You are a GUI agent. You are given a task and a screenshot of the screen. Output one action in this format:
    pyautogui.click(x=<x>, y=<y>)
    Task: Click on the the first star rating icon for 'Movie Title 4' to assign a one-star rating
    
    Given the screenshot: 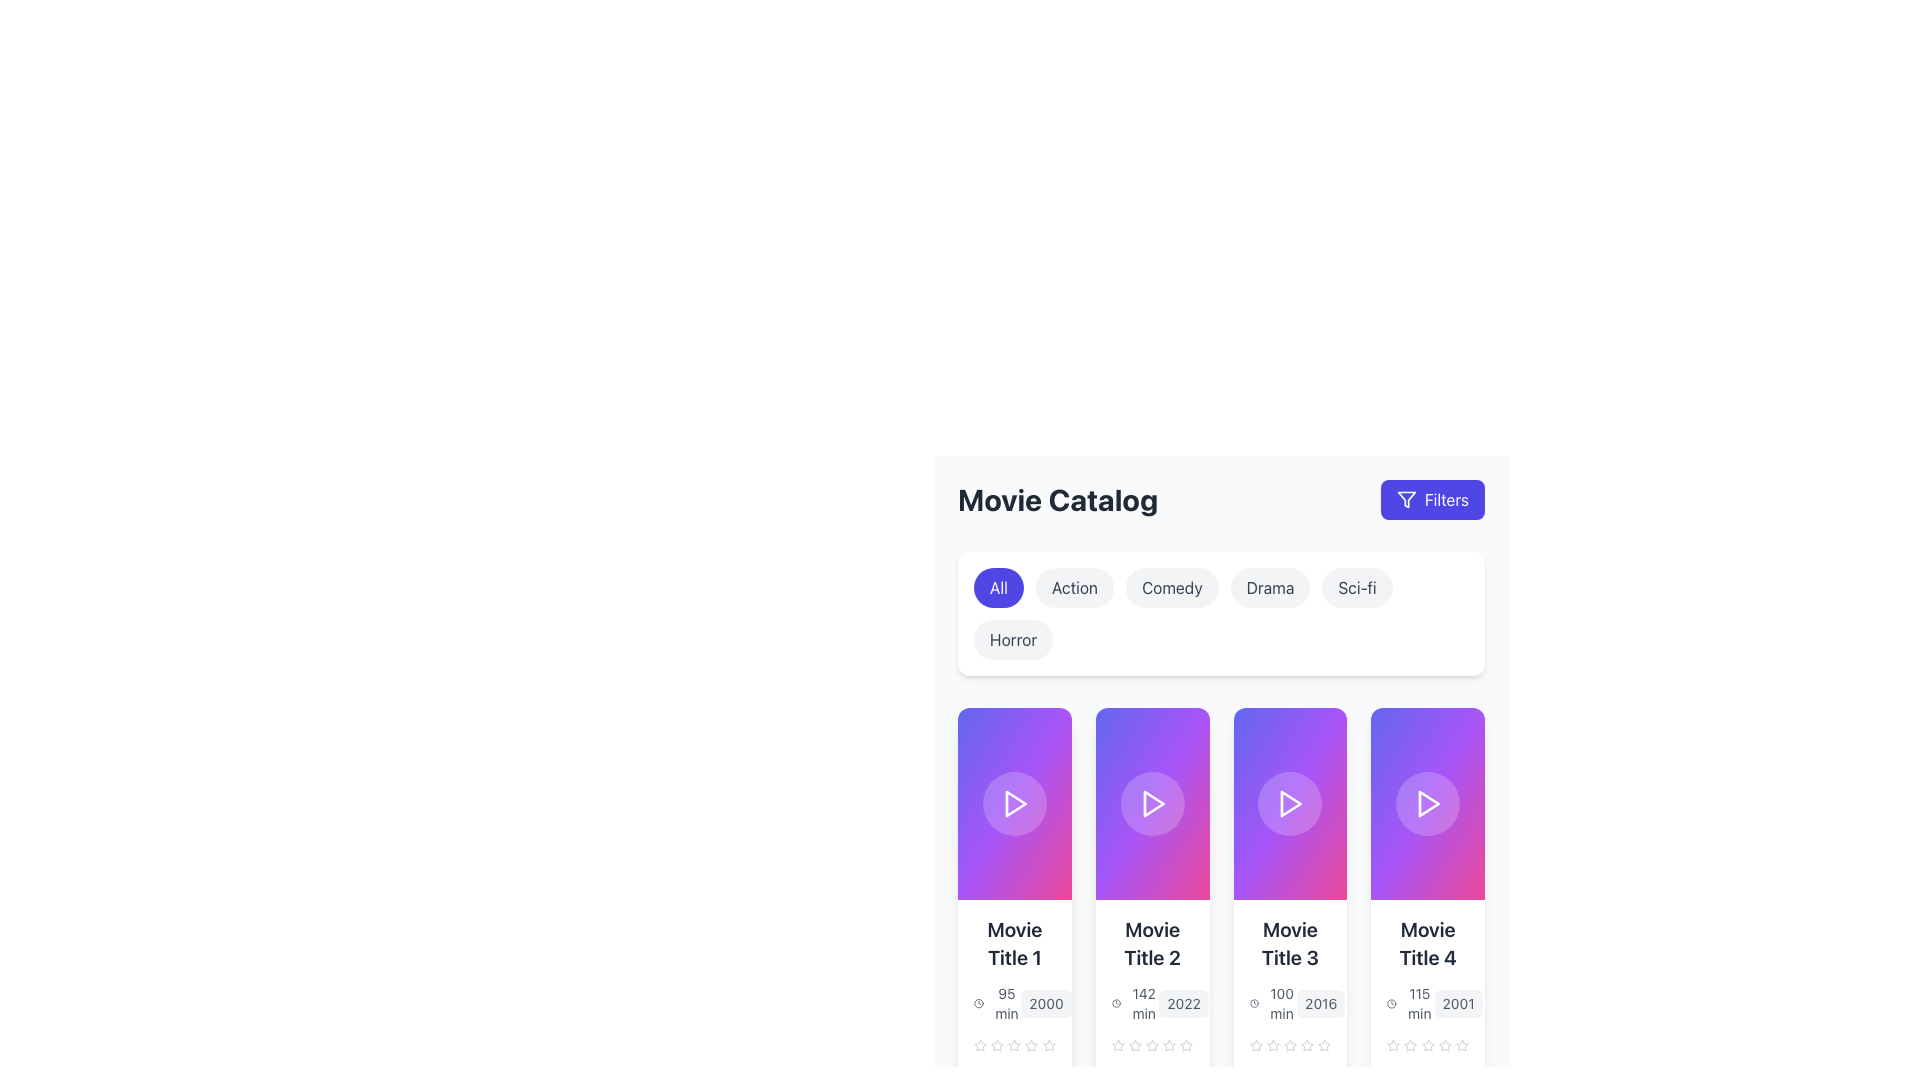 What is the action you would take?
    pyautogui.click(x=1392, y=1044)
    